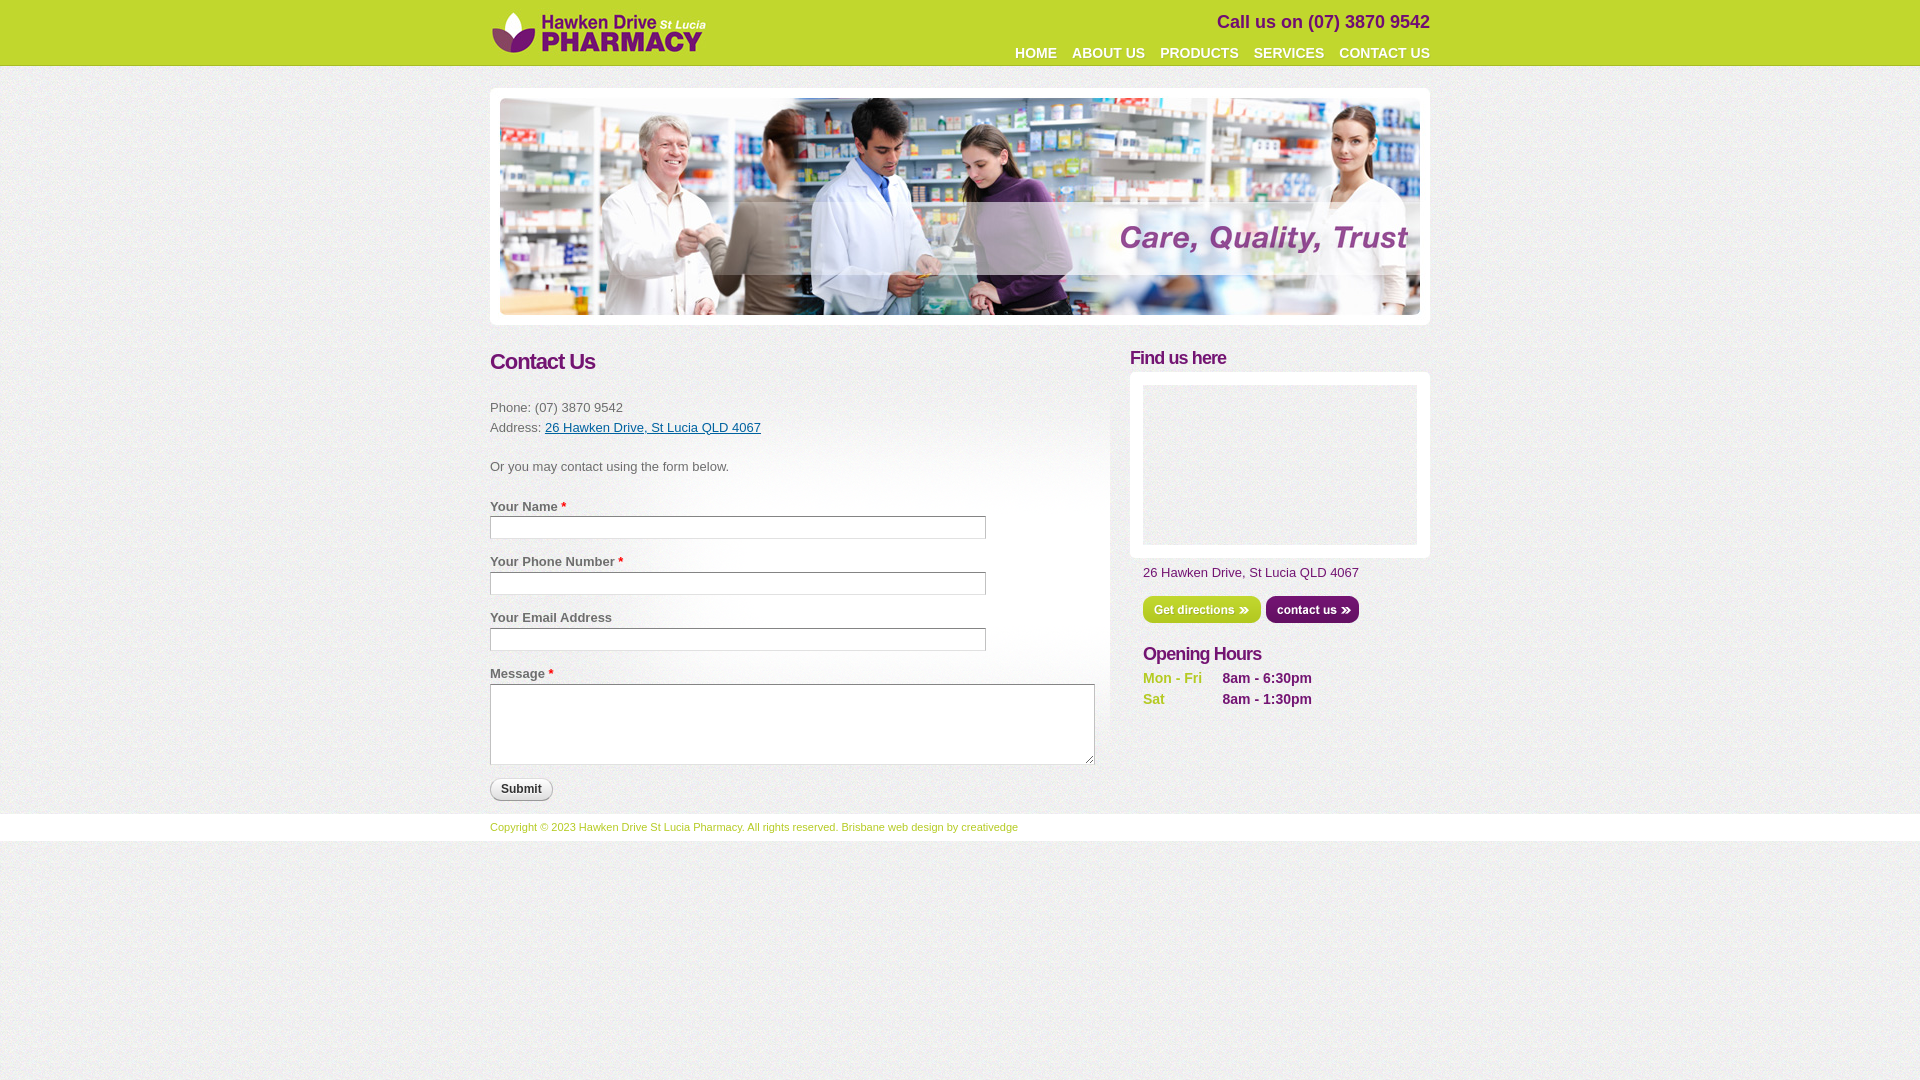  What do you see at coordinates (841, 826) in the screenshot?
I see `'Brisbane web design'` at bounding box center [841, 826].